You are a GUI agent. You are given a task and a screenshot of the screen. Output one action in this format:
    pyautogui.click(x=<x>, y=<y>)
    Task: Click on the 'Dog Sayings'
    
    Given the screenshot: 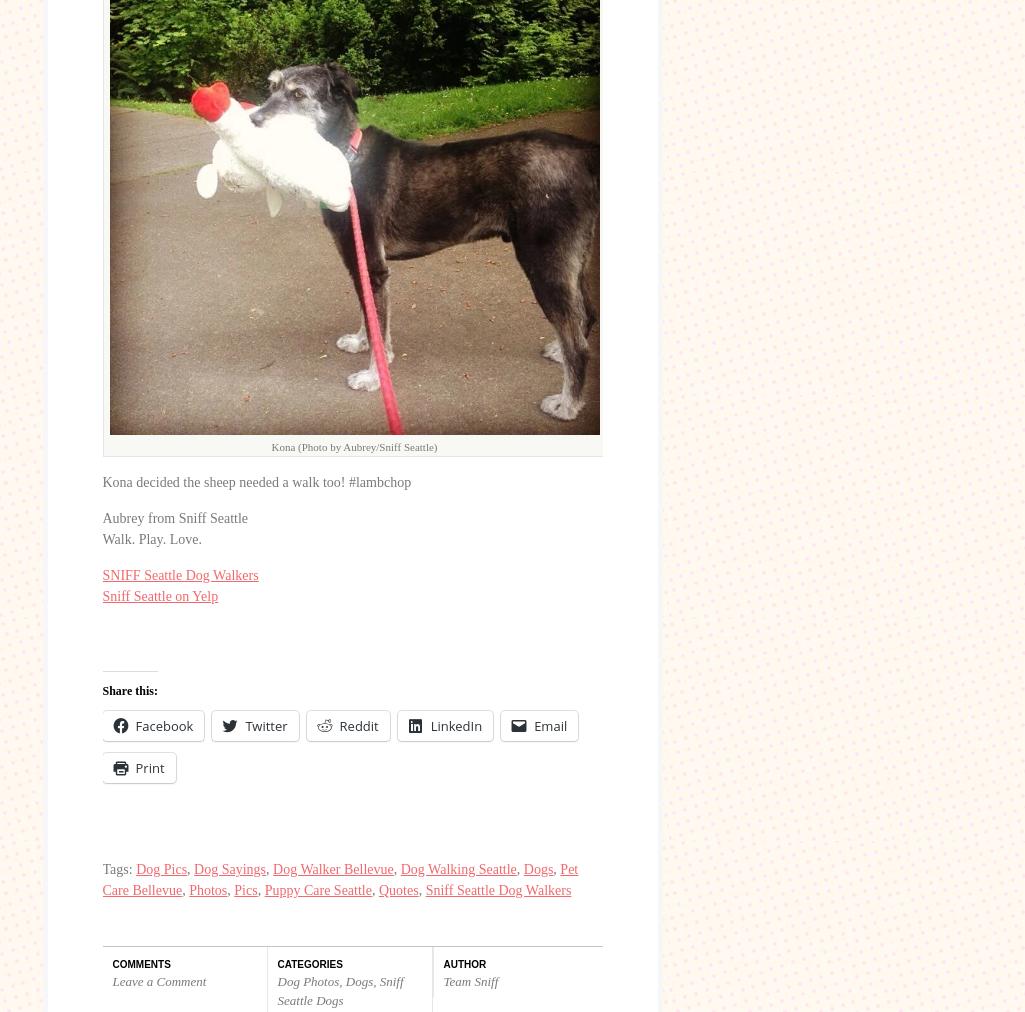 What is the action you would take?
    pyautogui.click(x=230, y=867)
    